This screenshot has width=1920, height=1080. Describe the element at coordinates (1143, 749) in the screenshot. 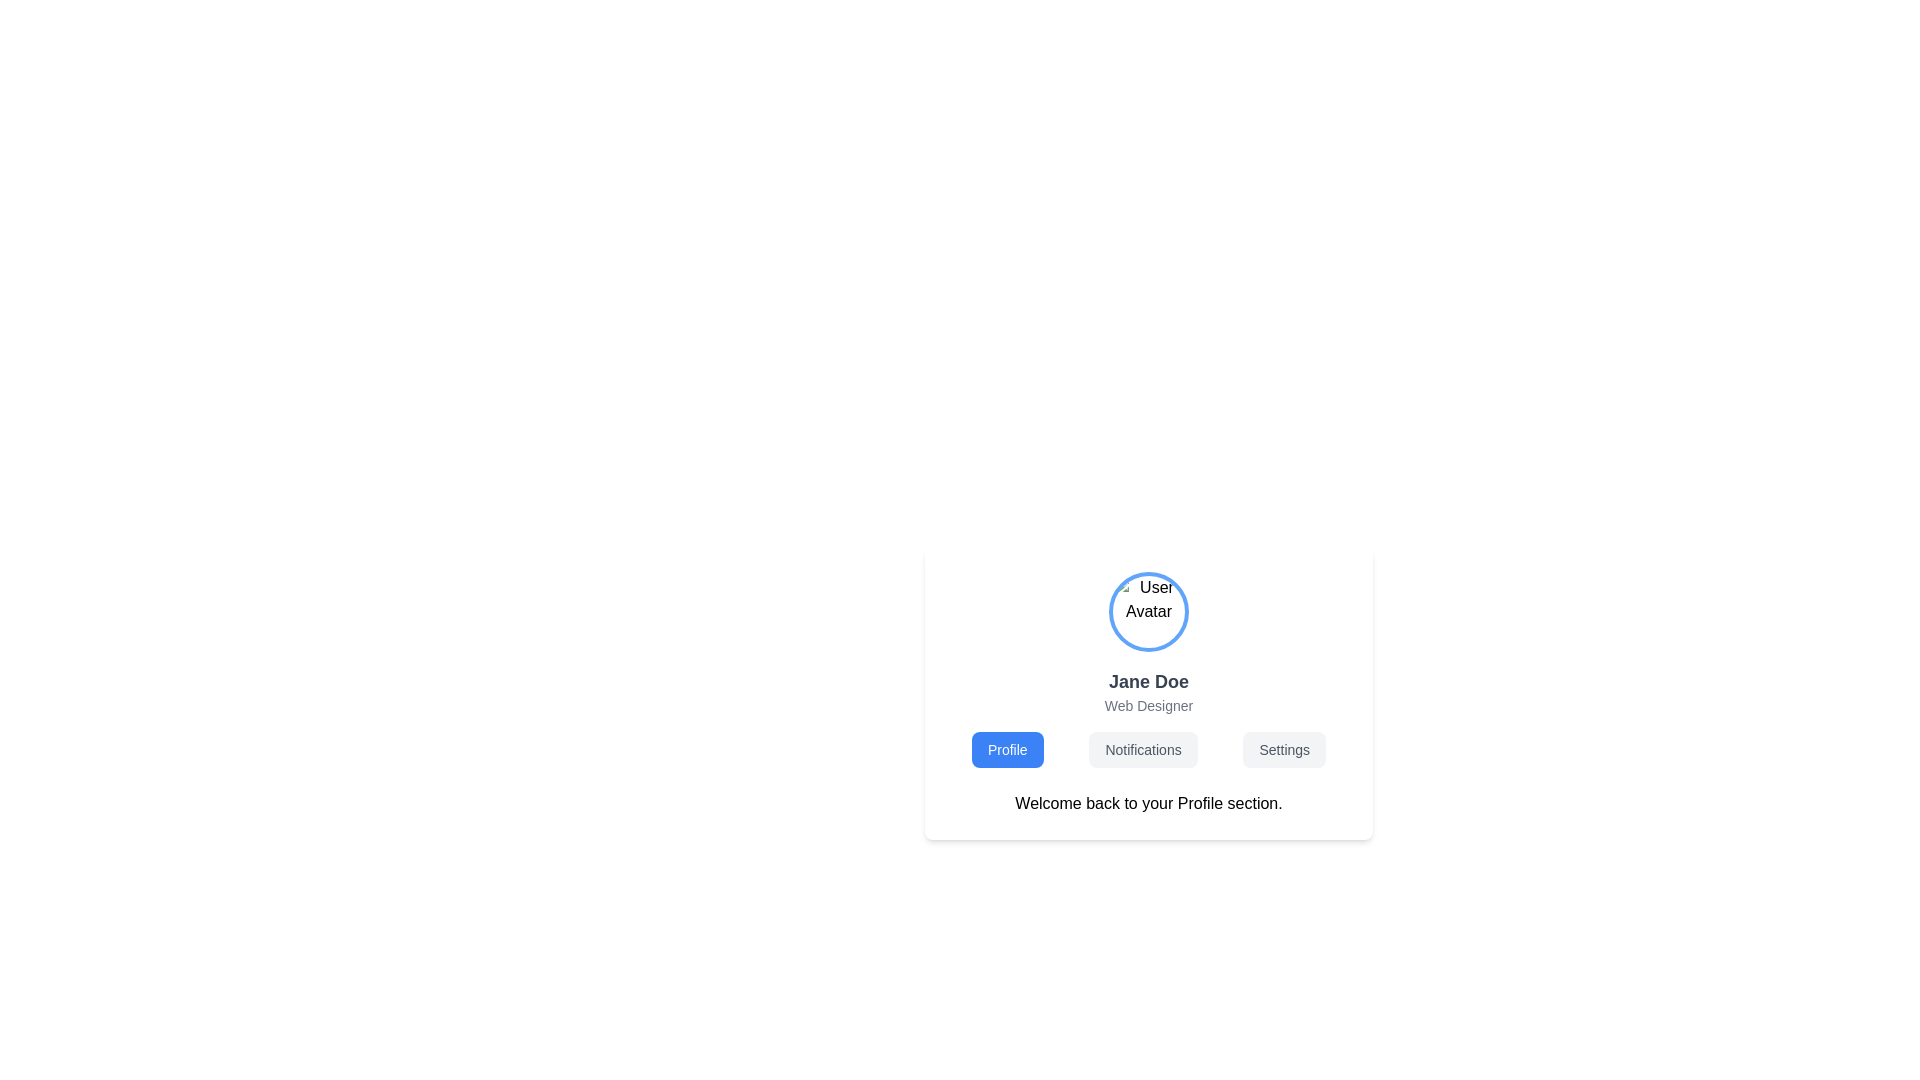

I see `the 'Notifications' button, which is a rectangular button with rounded corners and a light gray background` at that location.